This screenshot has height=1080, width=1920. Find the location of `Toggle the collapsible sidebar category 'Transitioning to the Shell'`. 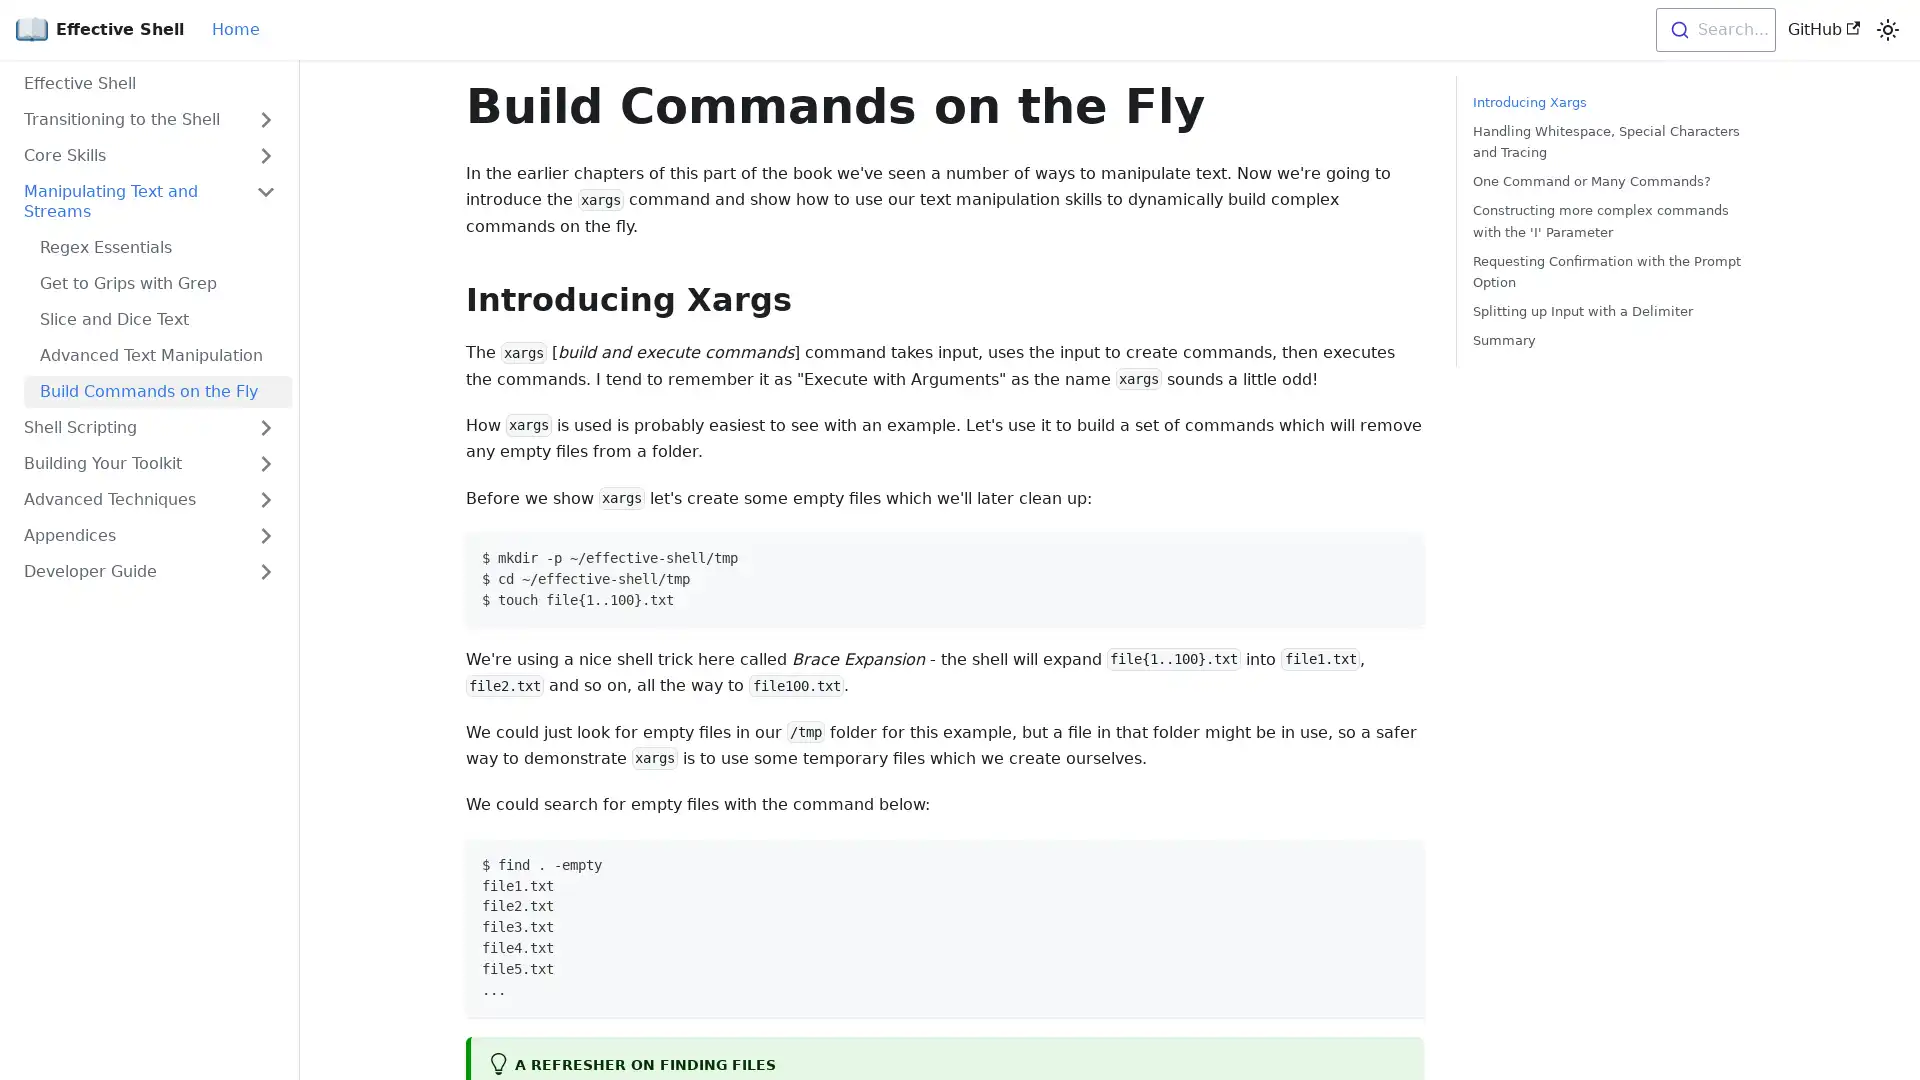

Toggle the collapsible sidebar category 'Transitioning to the Shell' is located at coordinates (264, 119).